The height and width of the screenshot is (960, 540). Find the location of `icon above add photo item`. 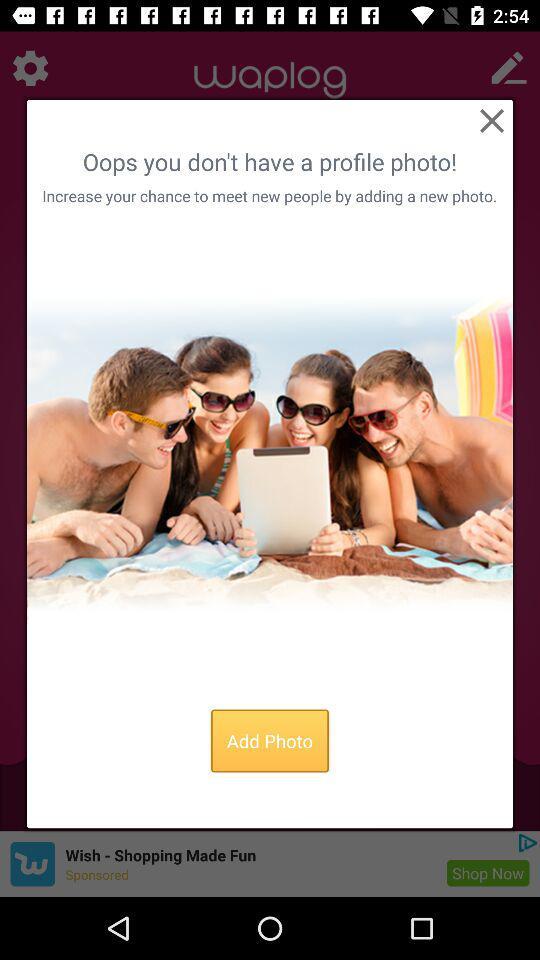

icon above add photo item is located at coordinates (270, 453).